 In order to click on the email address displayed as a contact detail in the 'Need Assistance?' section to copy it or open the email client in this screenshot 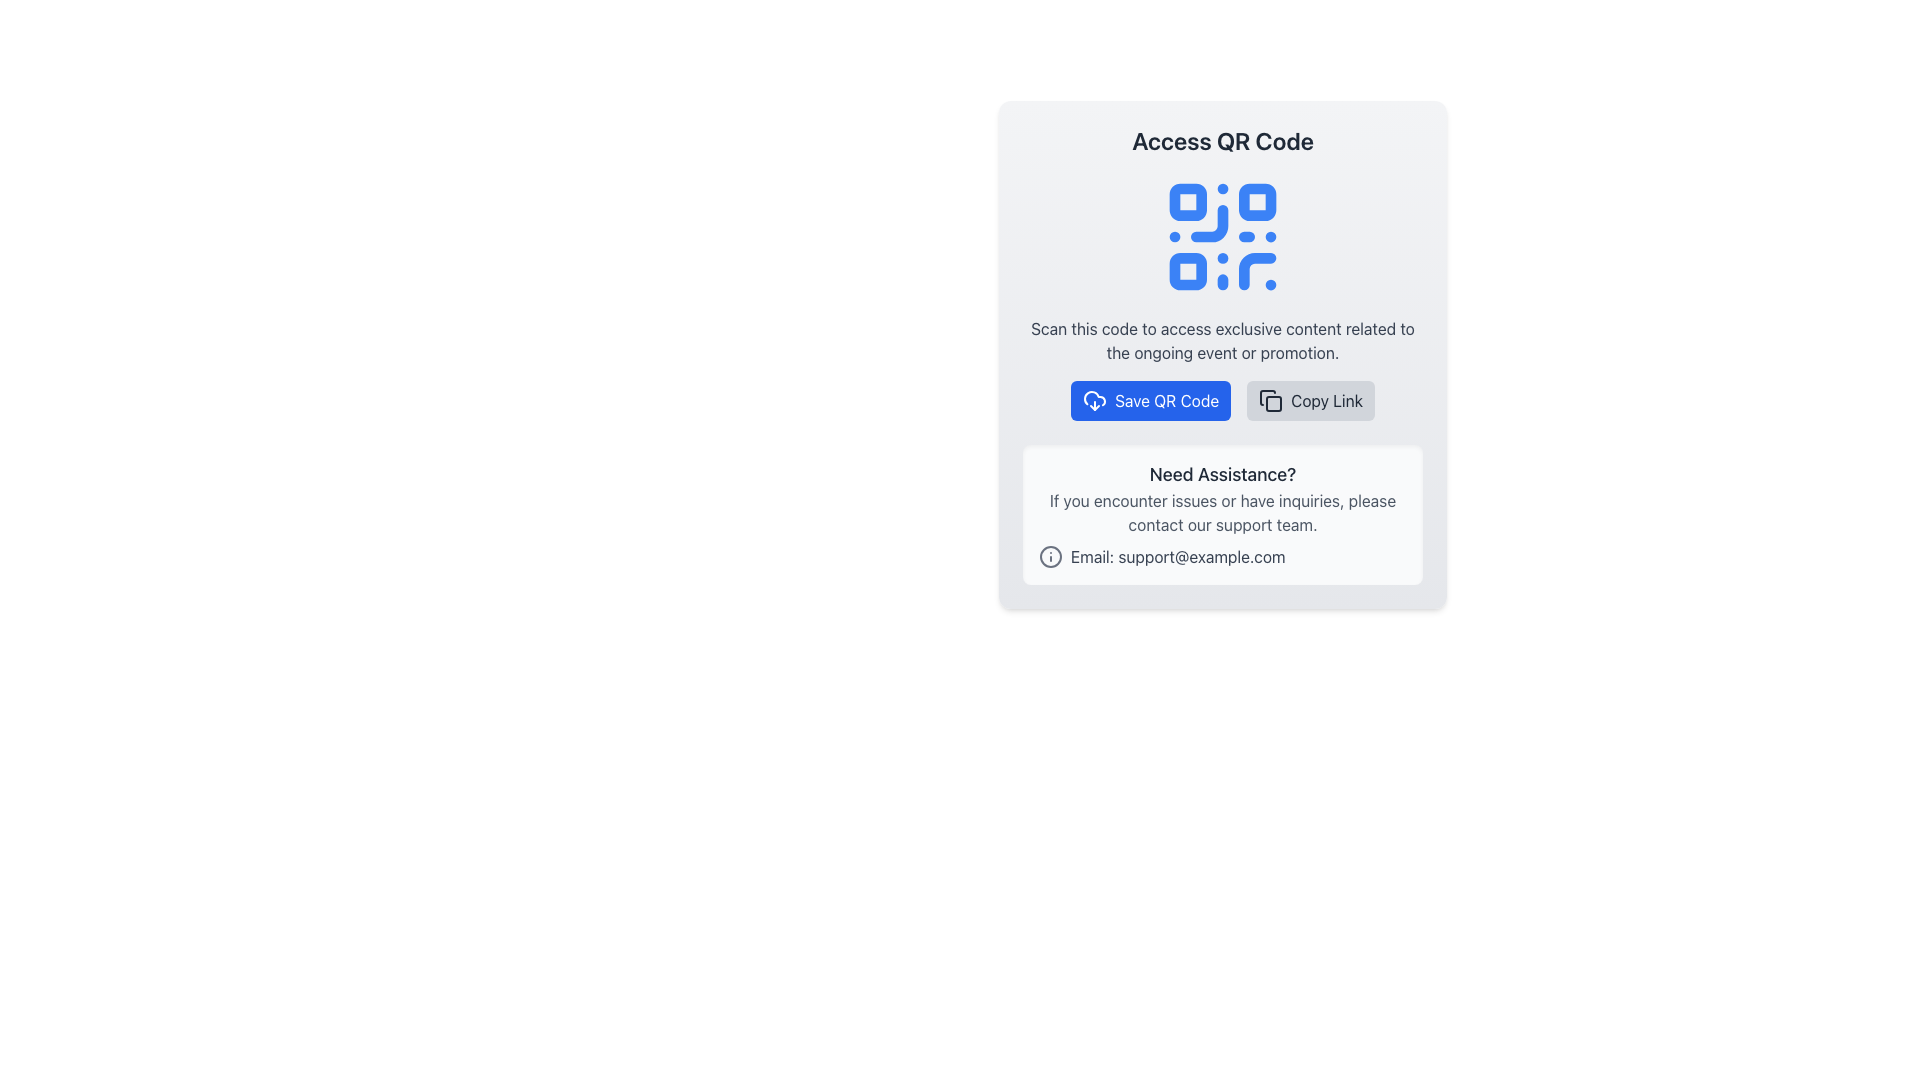, I will do `click(1222, 556)`.